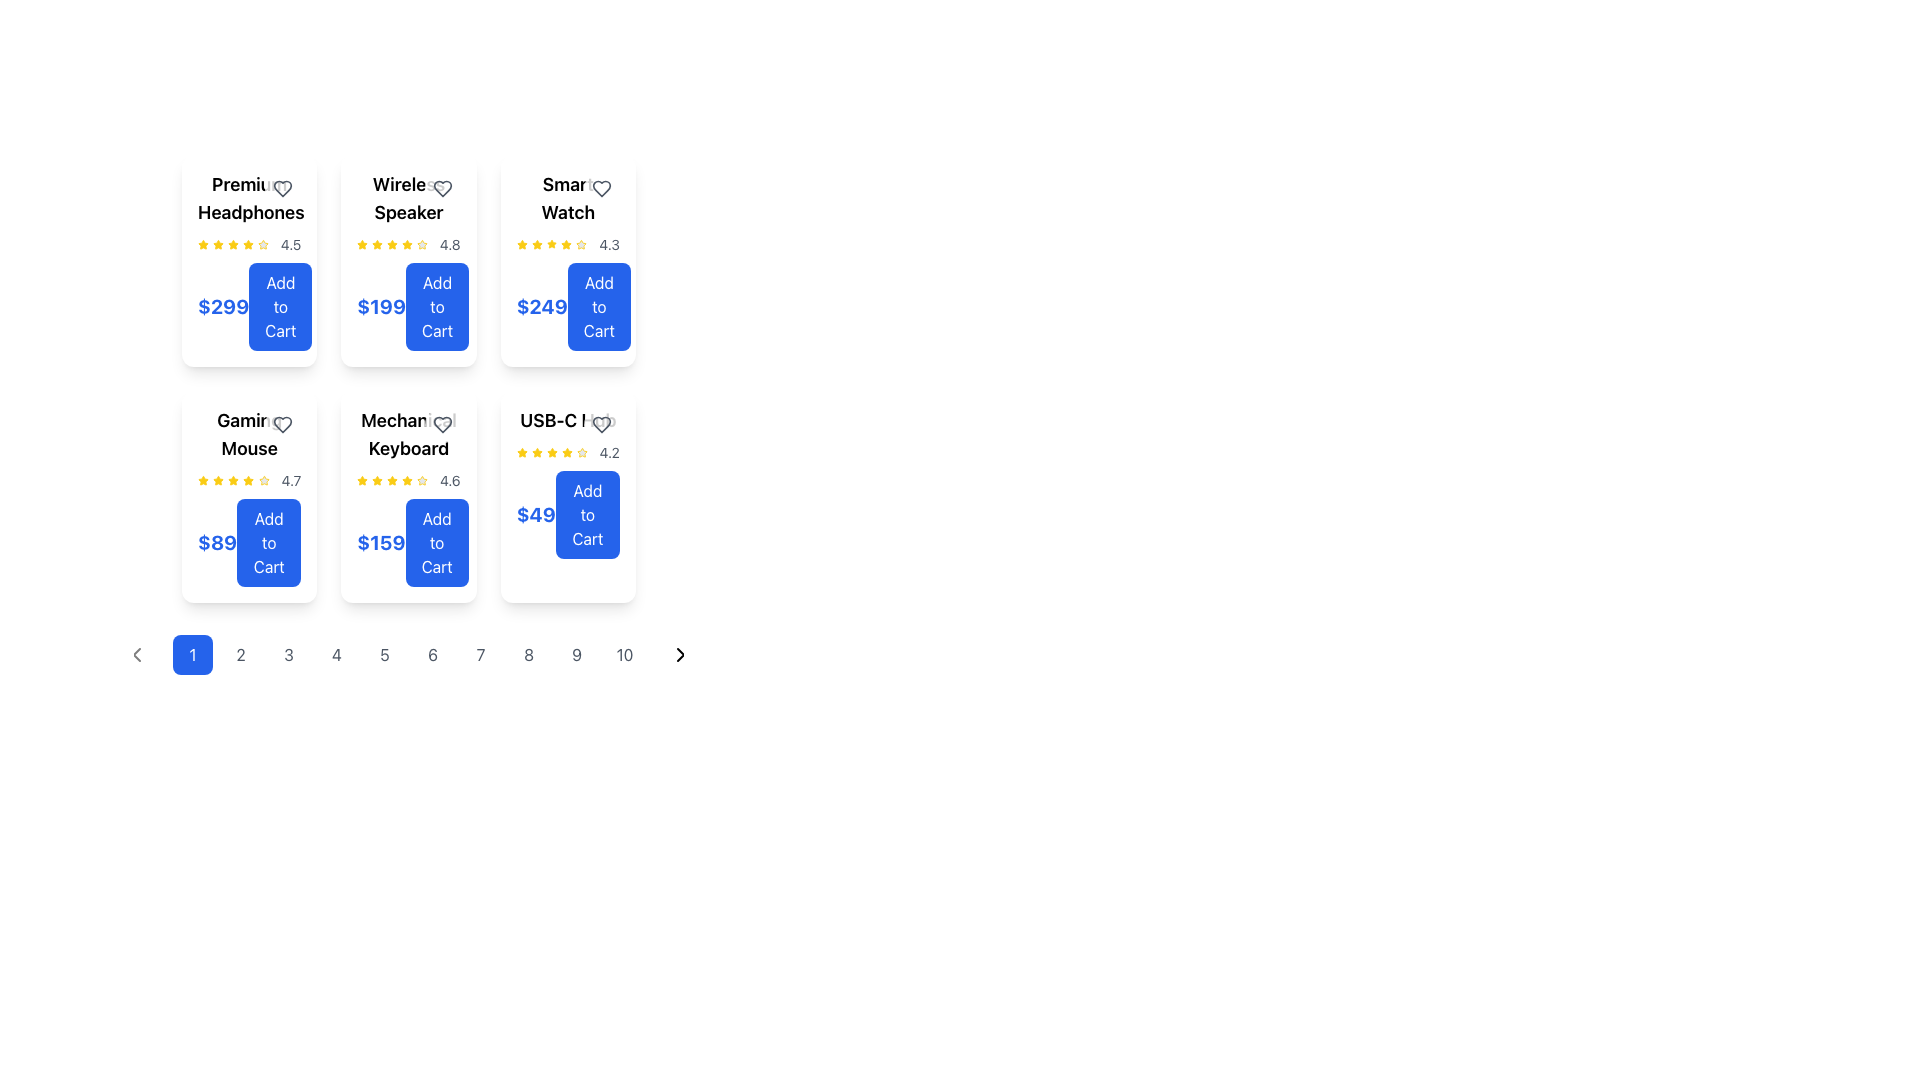 The height and width of the screenshot is (1080, 1920). Describe the element at coordinates (247, 244) in the screenshot. I see `the visual representation of the fifth star in the rating bar for the product 'Premium Headphones', which indicates the highest rating level` at that location.